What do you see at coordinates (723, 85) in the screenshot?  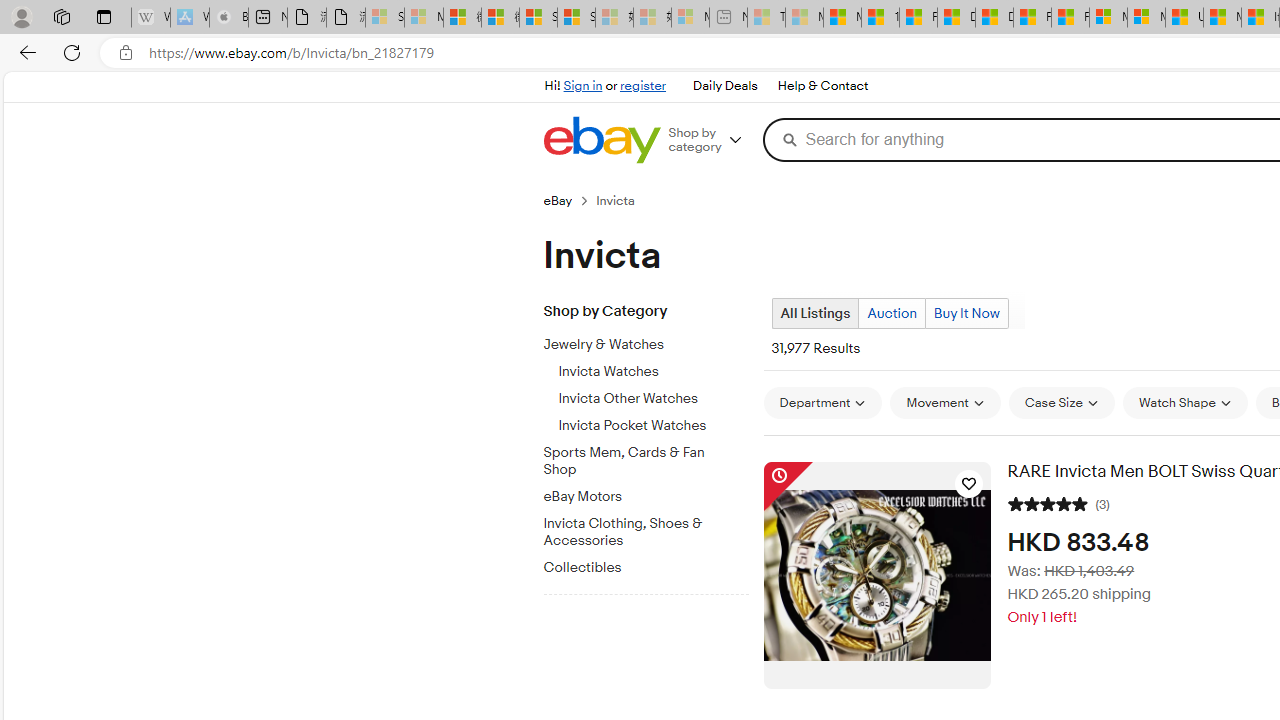 I see `'Daily Deals'` at bounding box center [723, 85].